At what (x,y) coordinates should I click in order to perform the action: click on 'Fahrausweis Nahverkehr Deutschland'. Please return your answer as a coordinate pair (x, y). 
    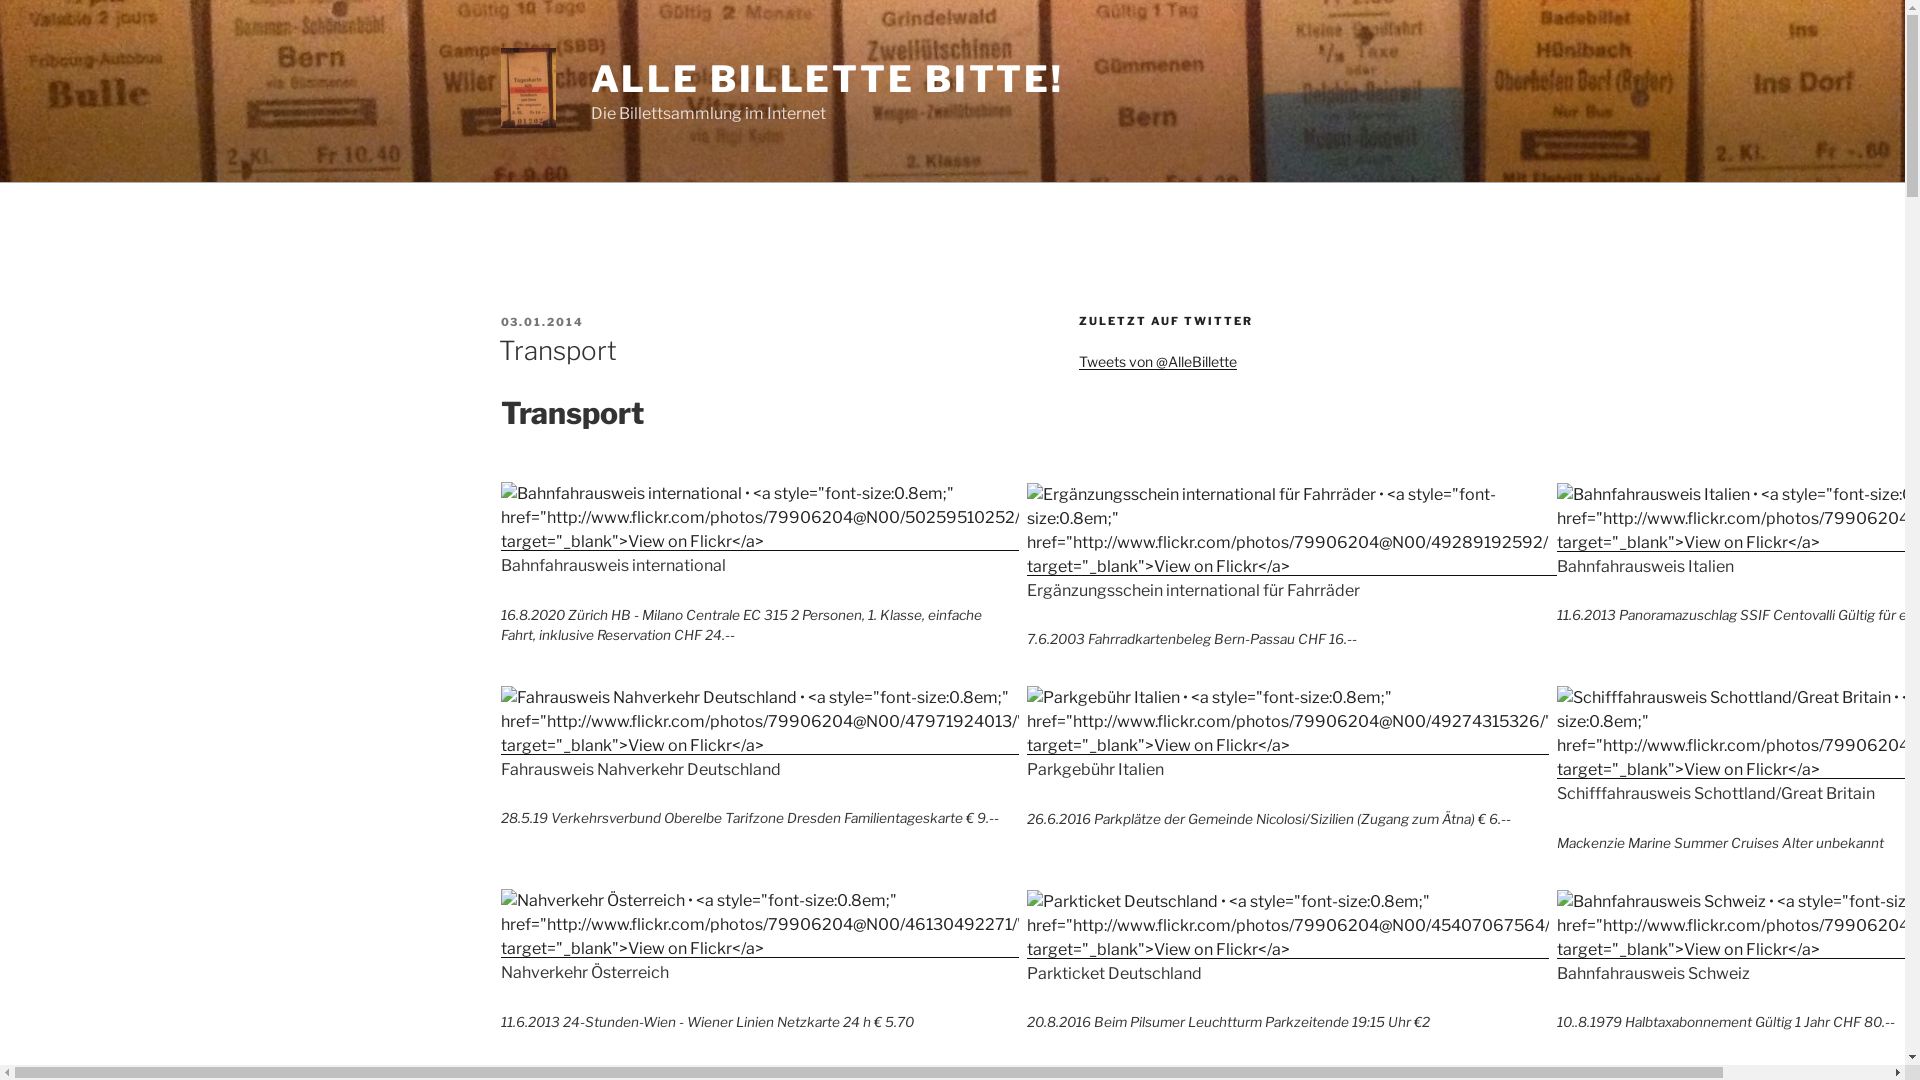
    Looking at the image, I should click on (762, 721).